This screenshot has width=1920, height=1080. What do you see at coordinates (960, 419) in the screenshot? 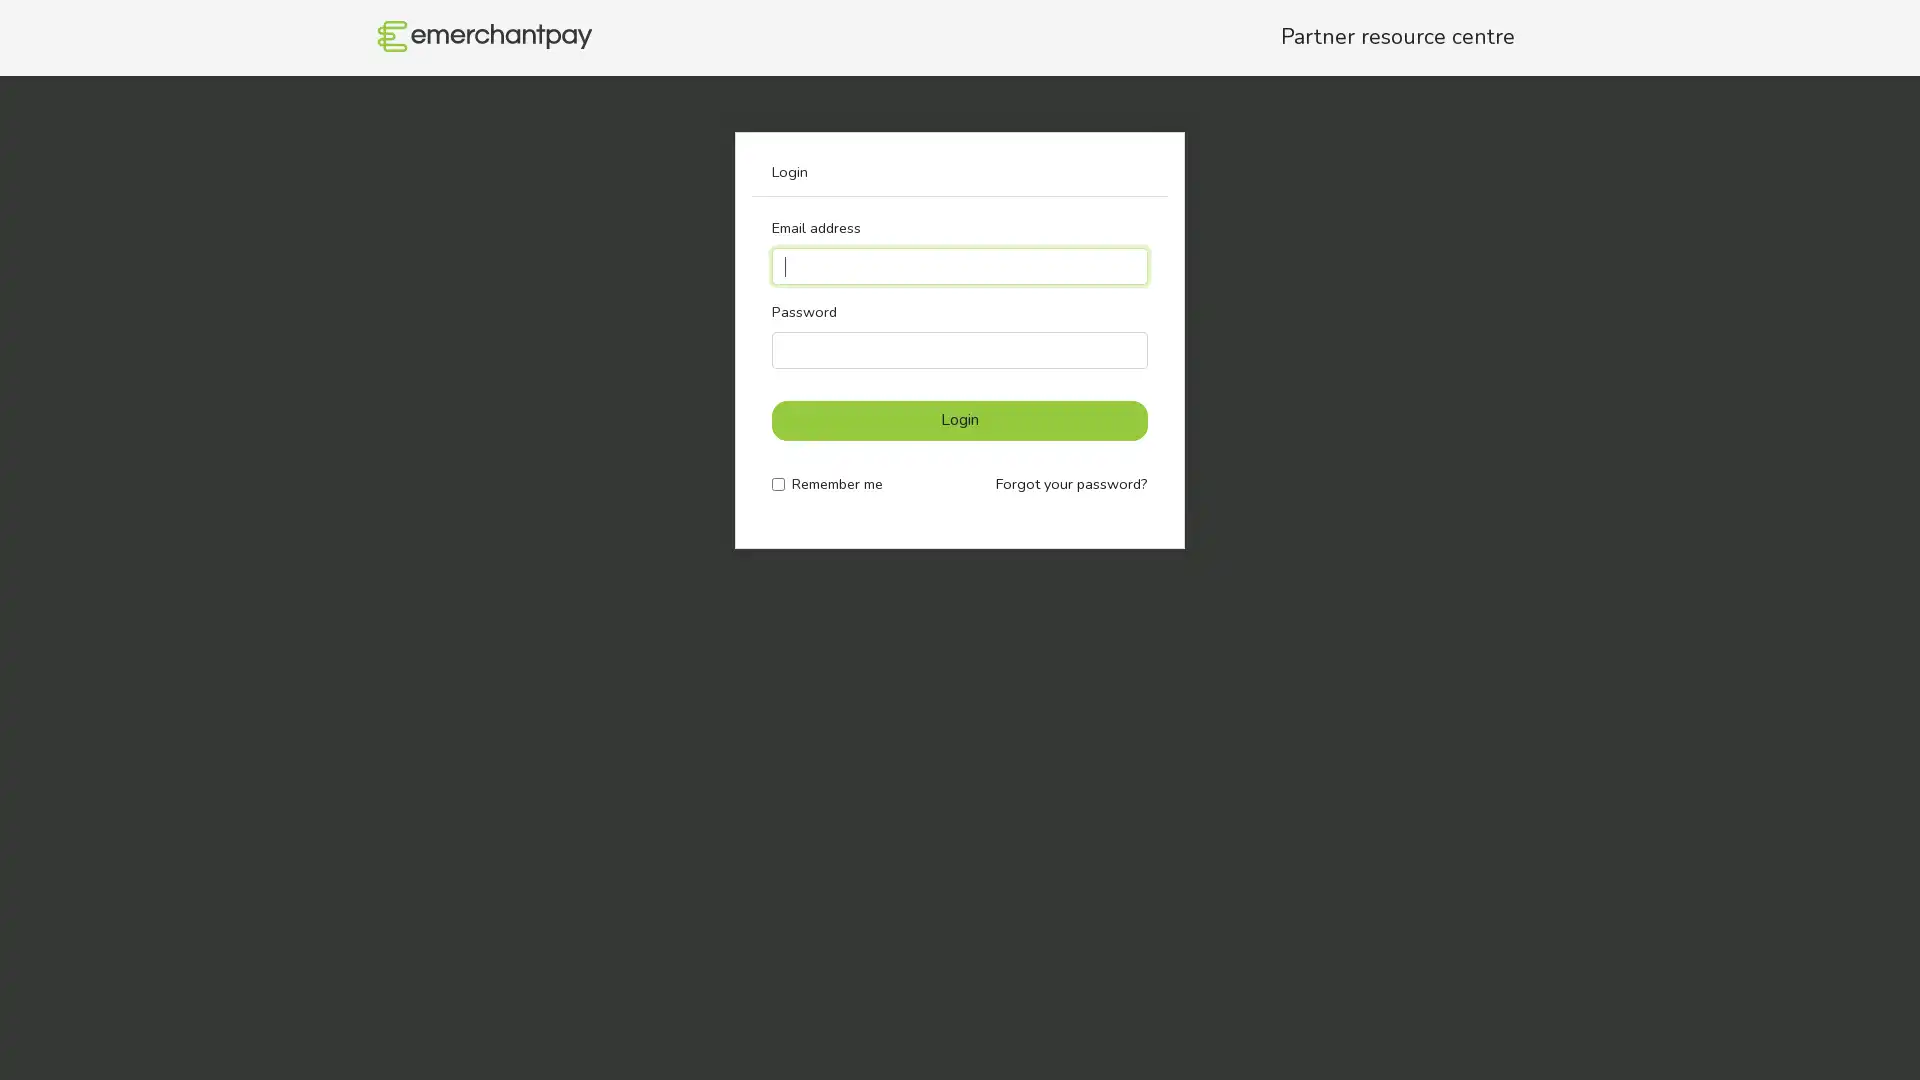
I see `Login` at bounding box center [960, 419].